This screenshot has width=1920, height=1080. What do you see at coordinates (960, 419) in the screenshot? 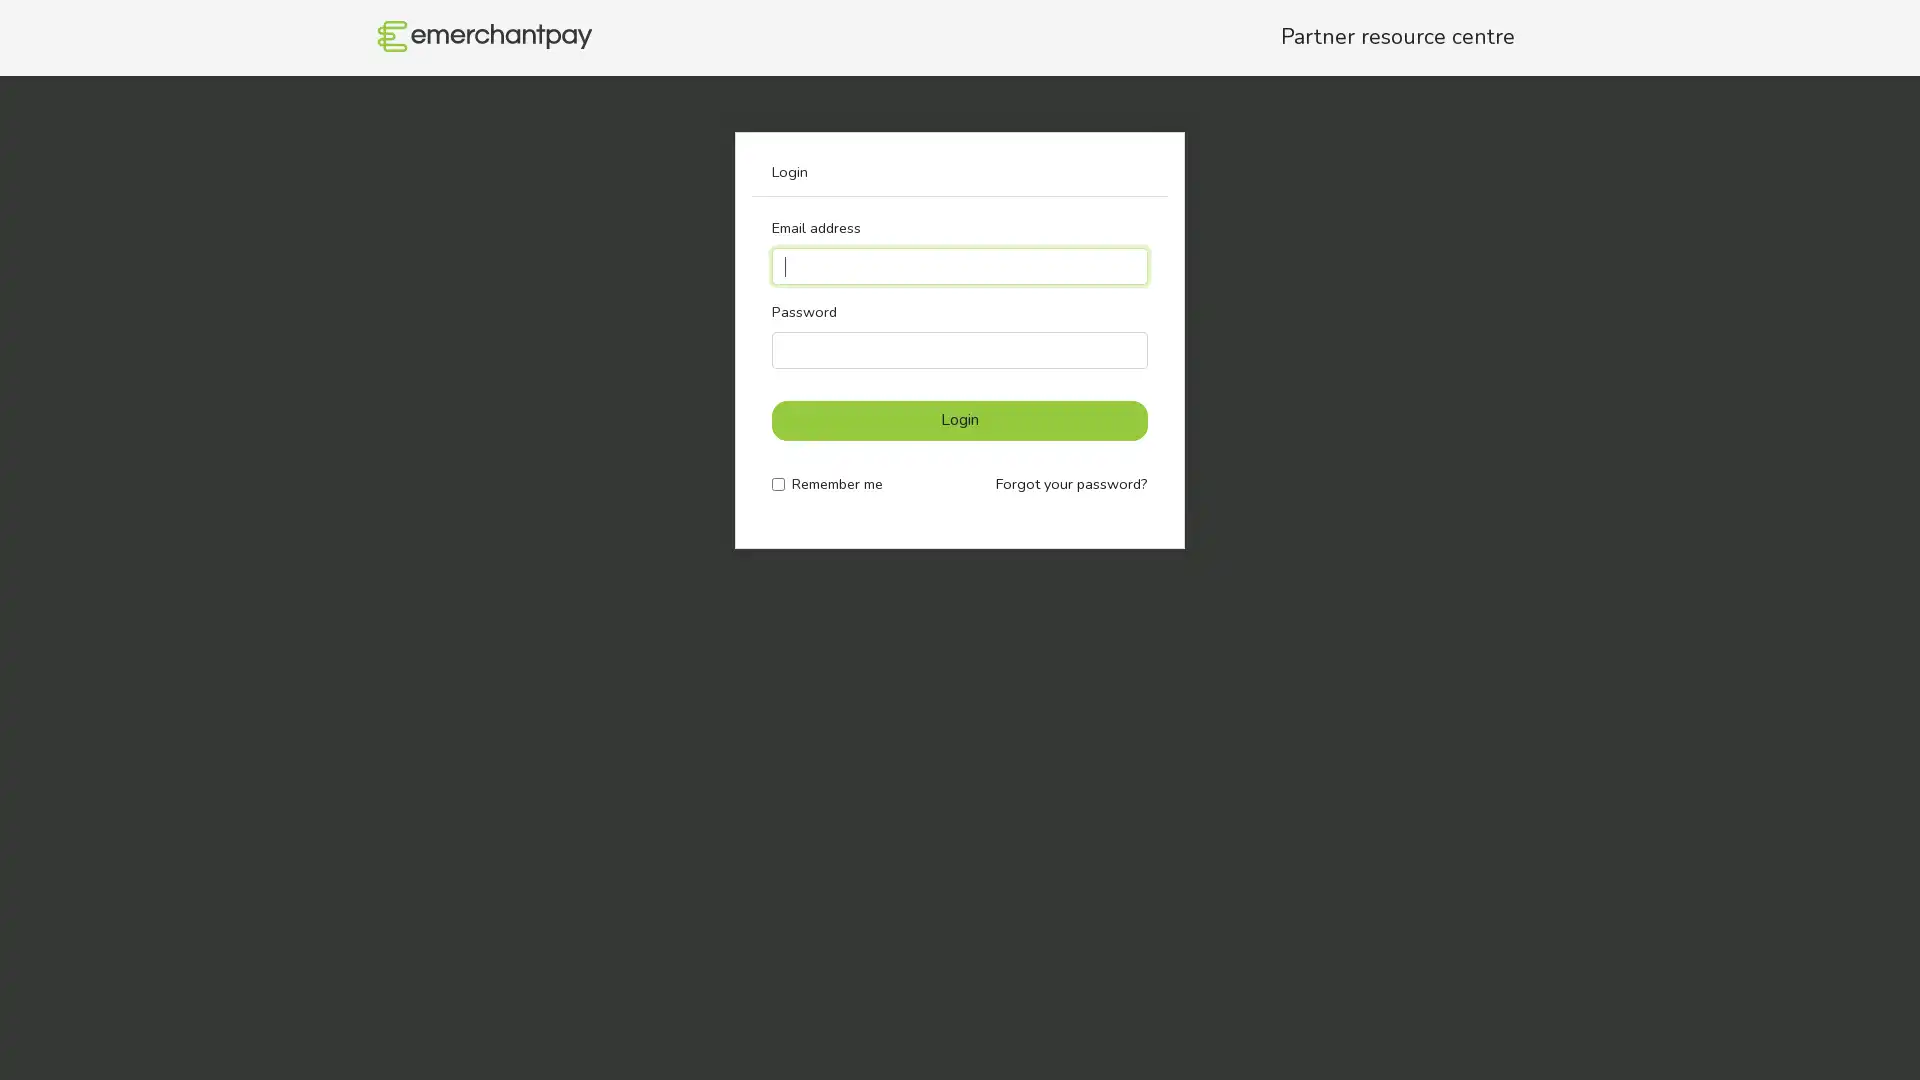
I see `Login` at bounding box center [960, 419].